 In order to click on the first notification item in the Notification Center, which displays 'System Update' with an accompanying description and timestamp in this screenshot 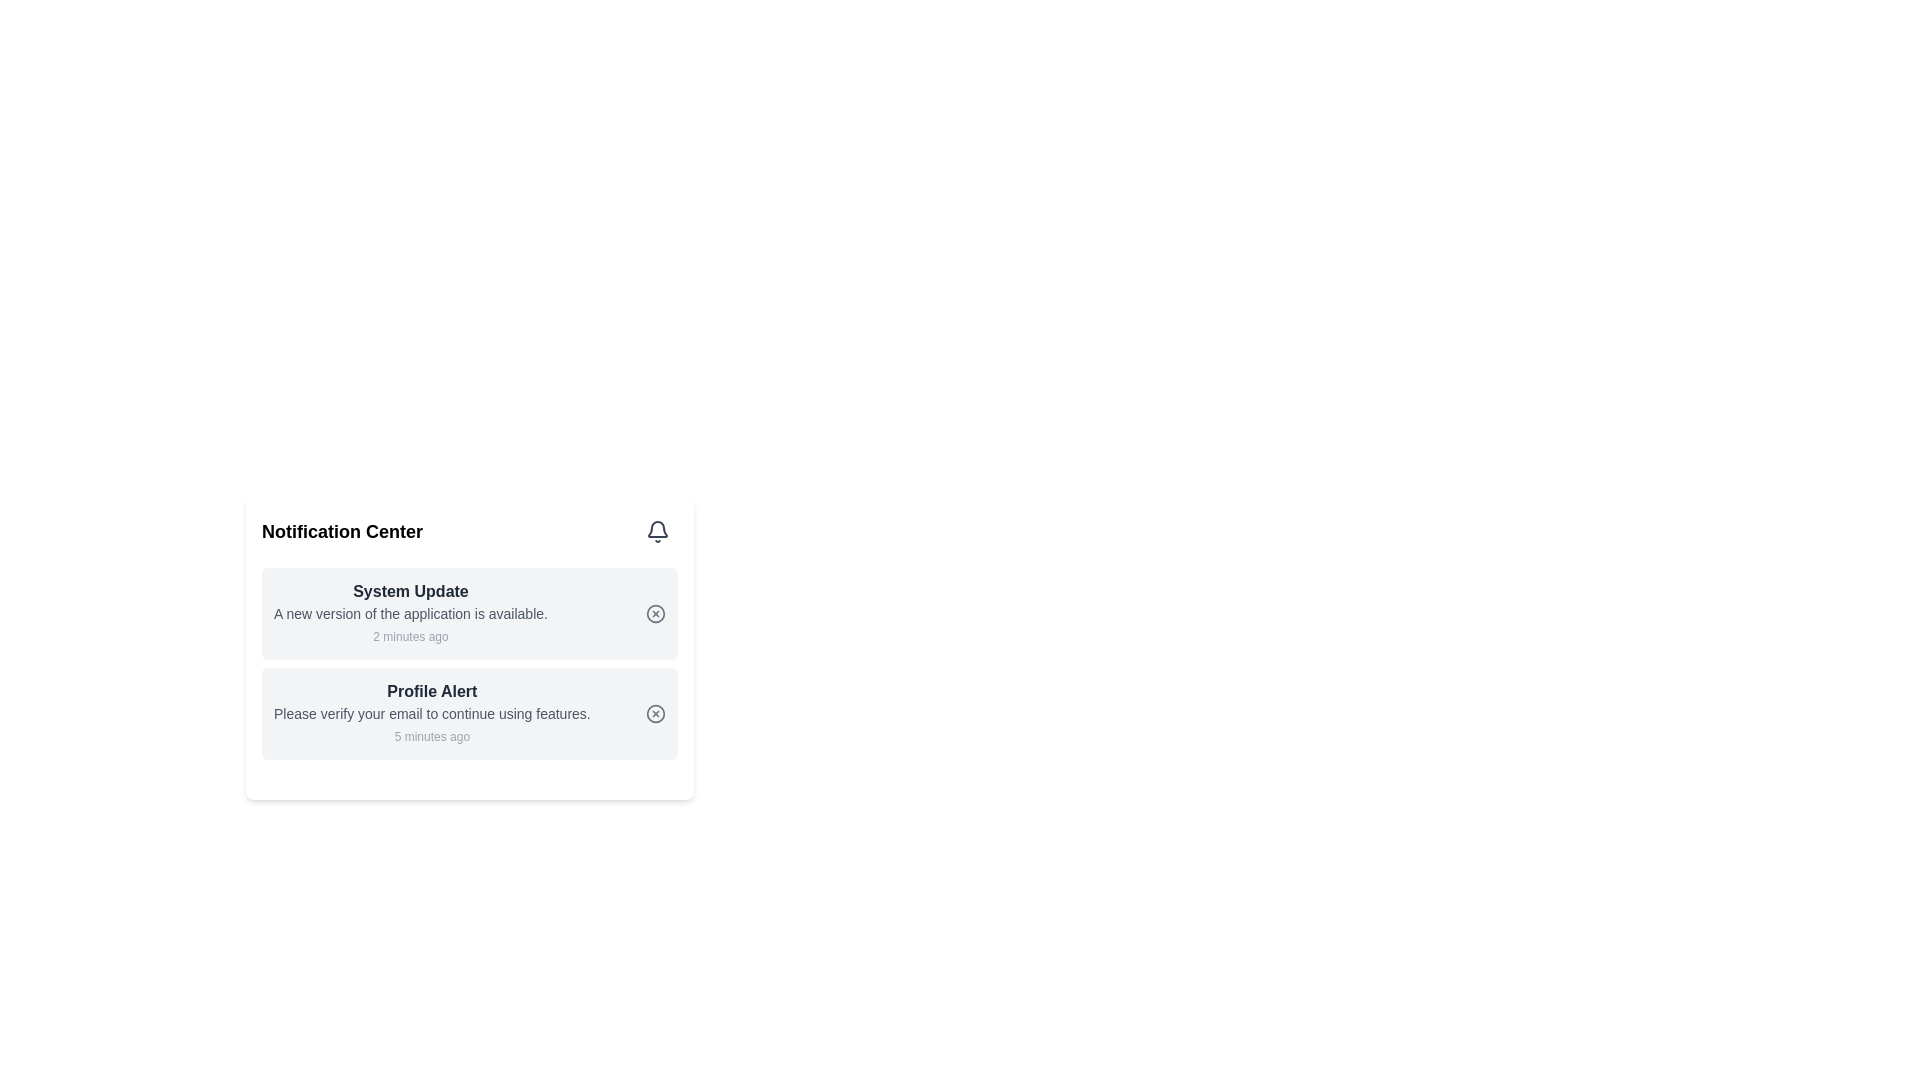, I will do `click(410, 612)`.